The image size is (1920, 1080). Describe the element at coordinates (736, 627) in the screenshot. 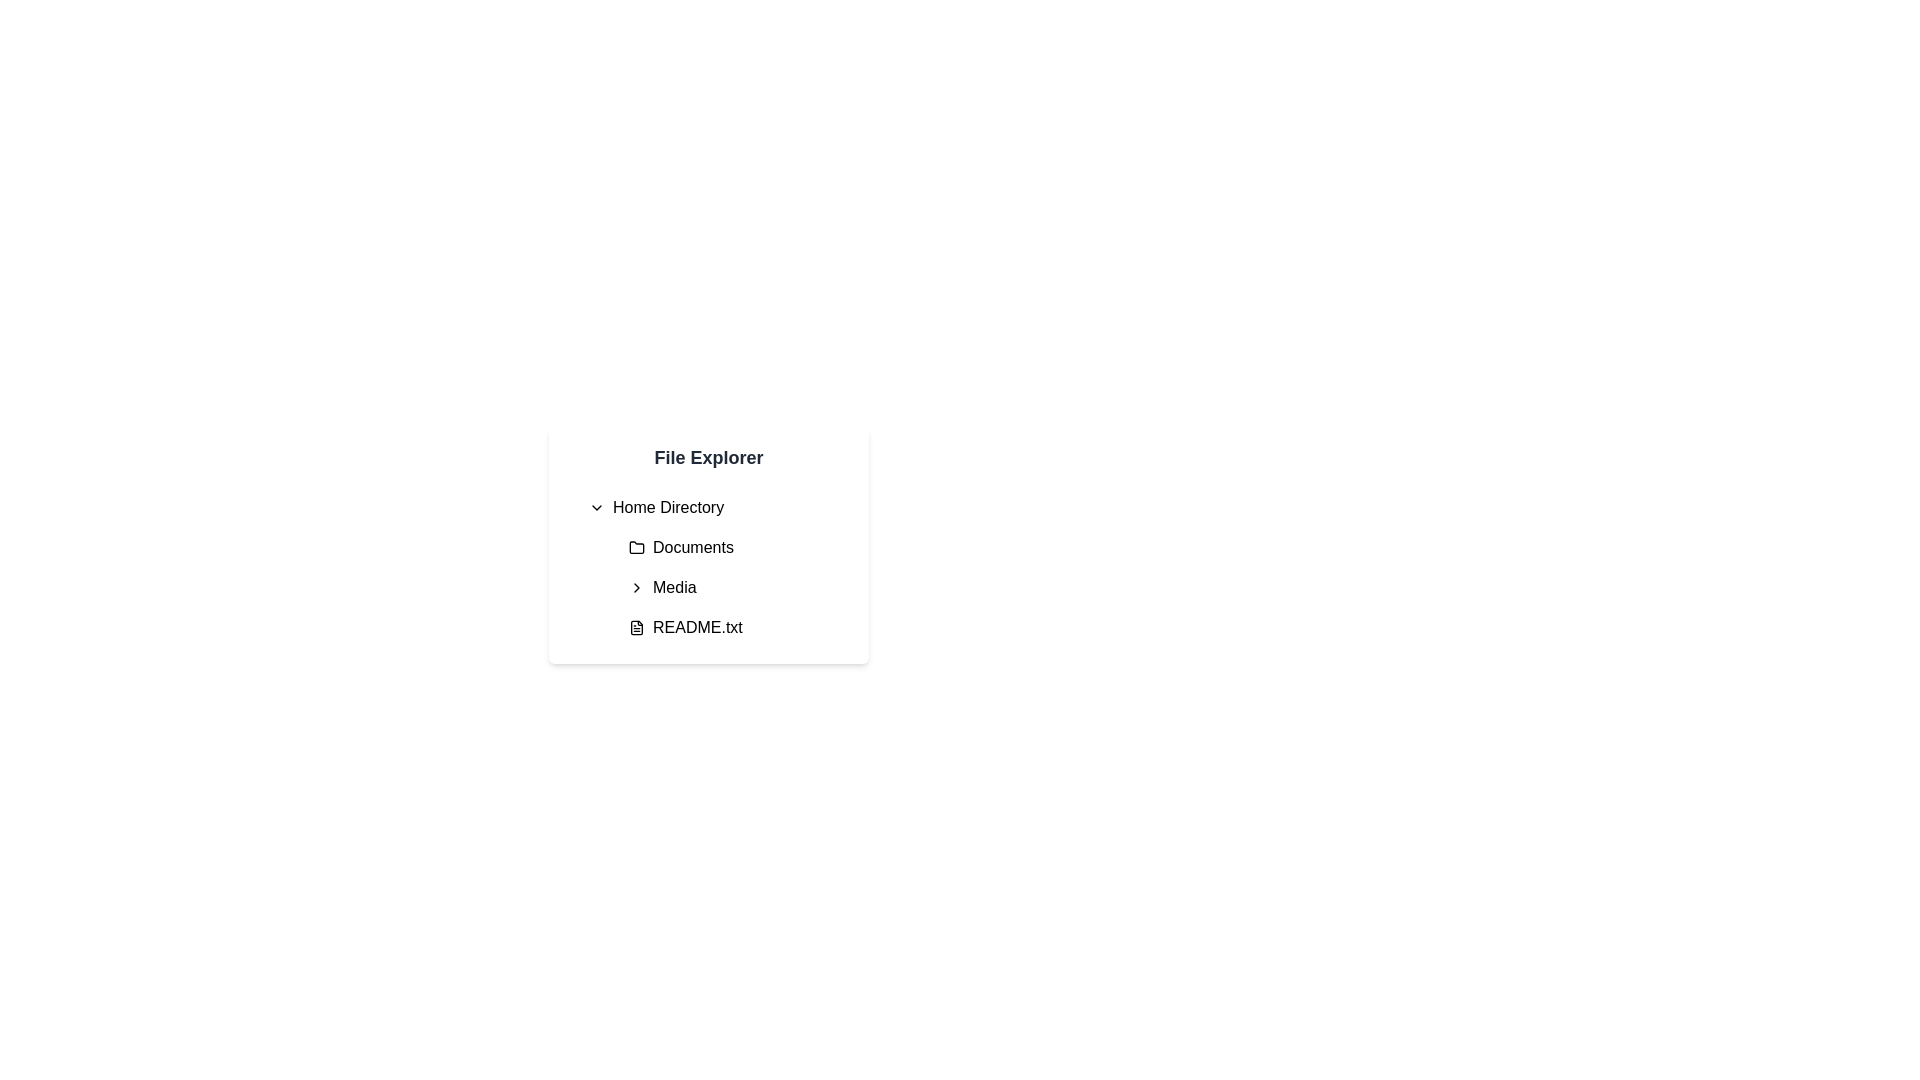

I see `the 'README.txt' file in the file explorer under the 'Media' directory` at that location.